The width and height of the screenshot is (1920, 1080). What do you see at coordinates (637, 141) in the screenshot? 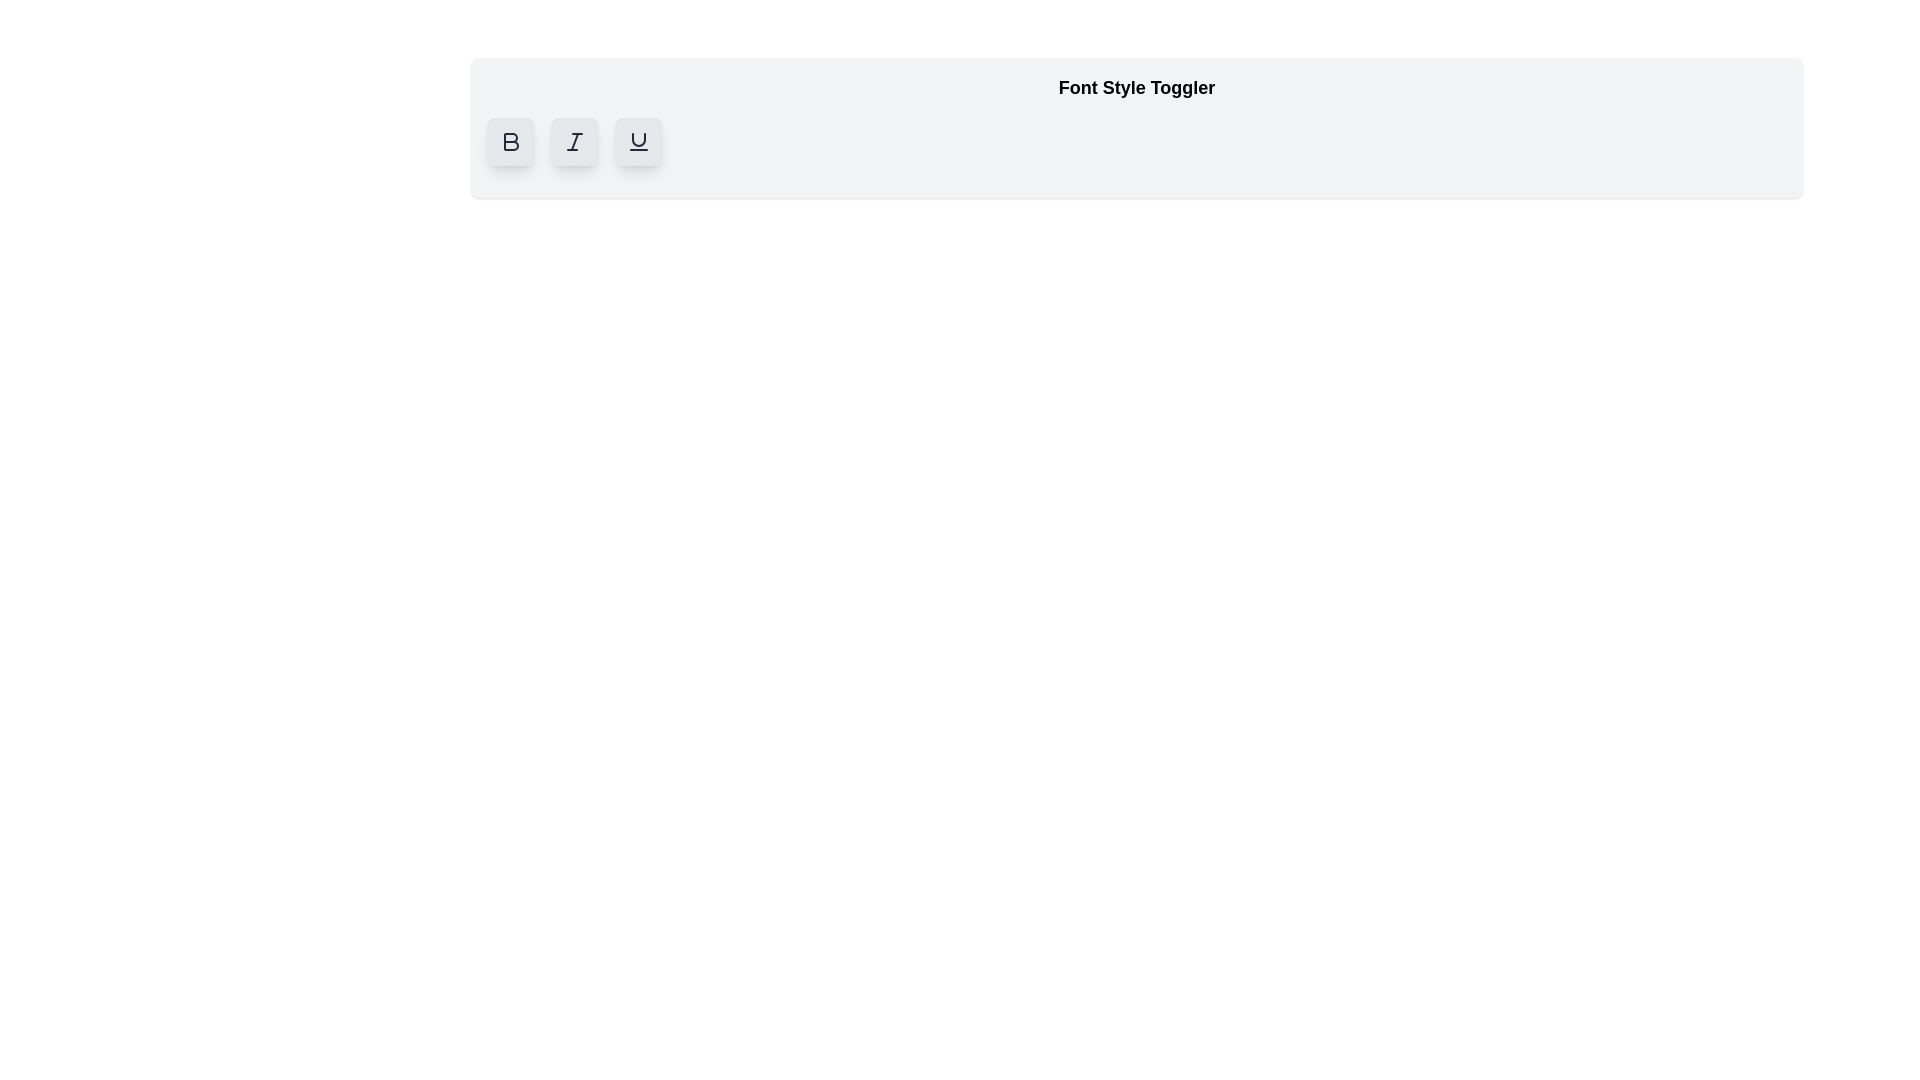
I see `the third button on the toolbar, which is a stylized 'U' icon with a horizontal line beneath it` at bounding box center [637, 141].